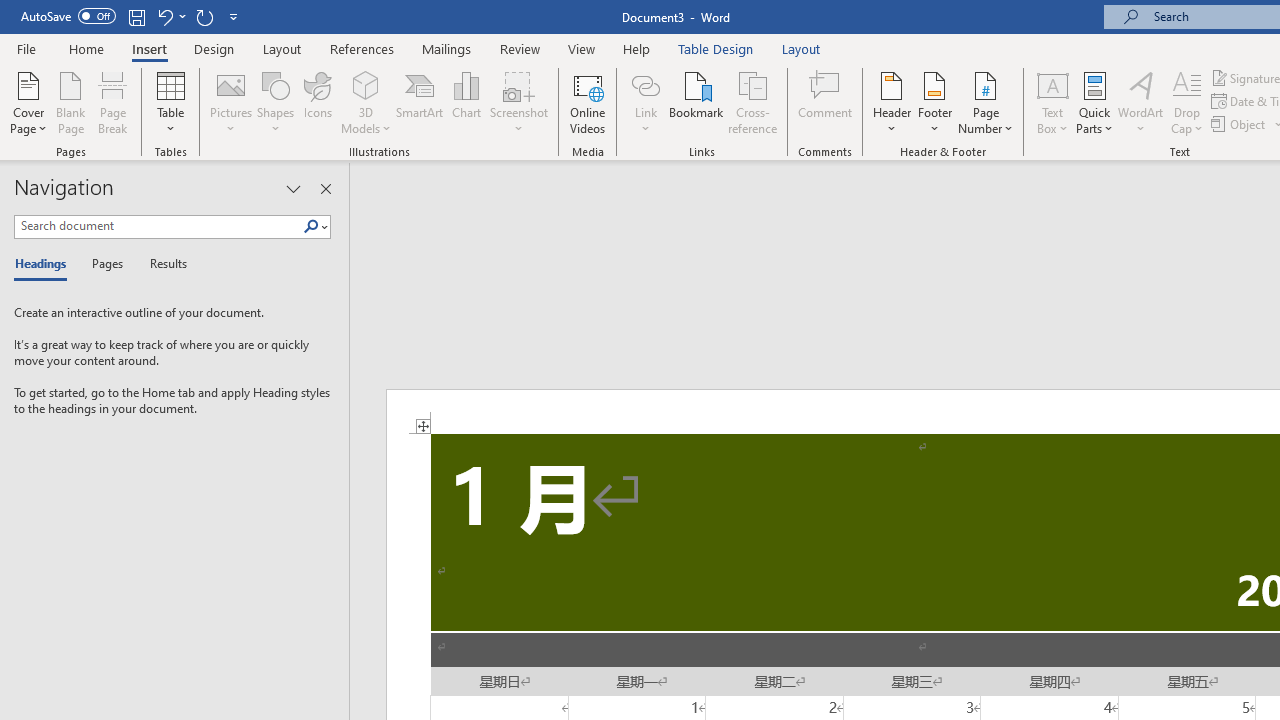 Image resolution: width=1280 pixels, height=720 pixels. I want to click on 'SmartArt...', so click(418, 103).